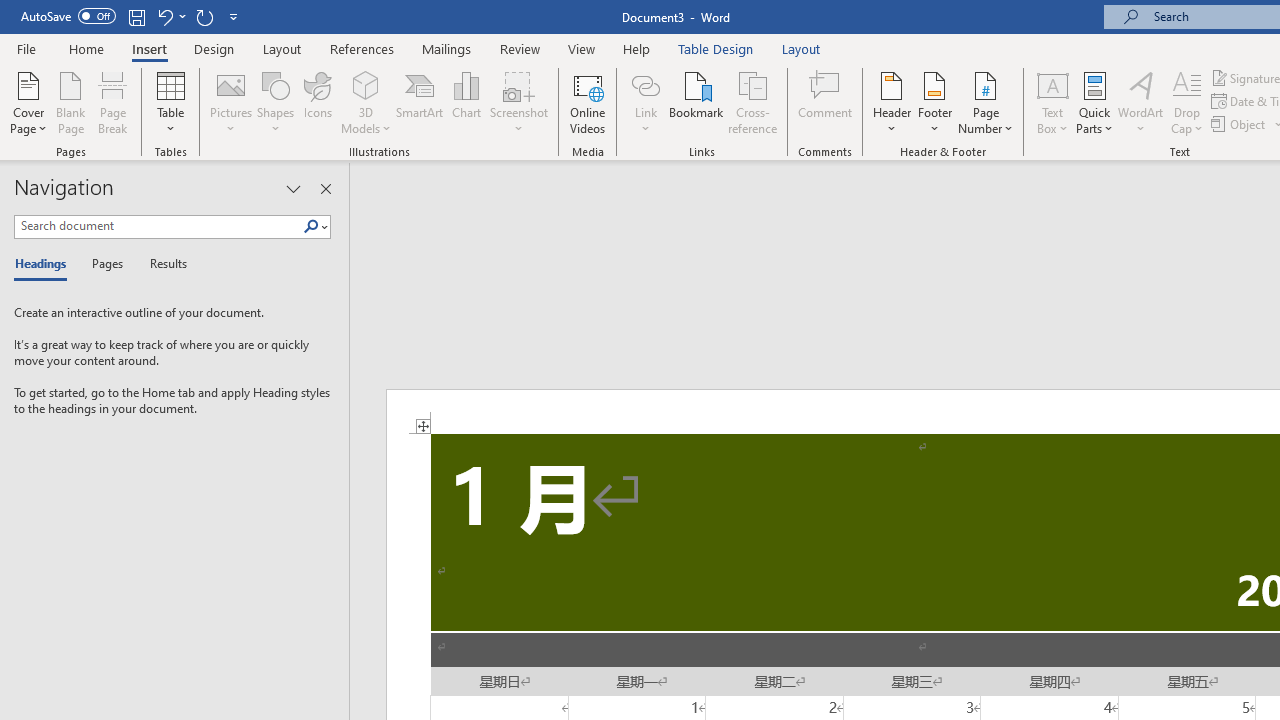 Image resolution: width=1280 pixels, height=720 pixels. I want to click on 'SmartArt...', so click(418, 103).